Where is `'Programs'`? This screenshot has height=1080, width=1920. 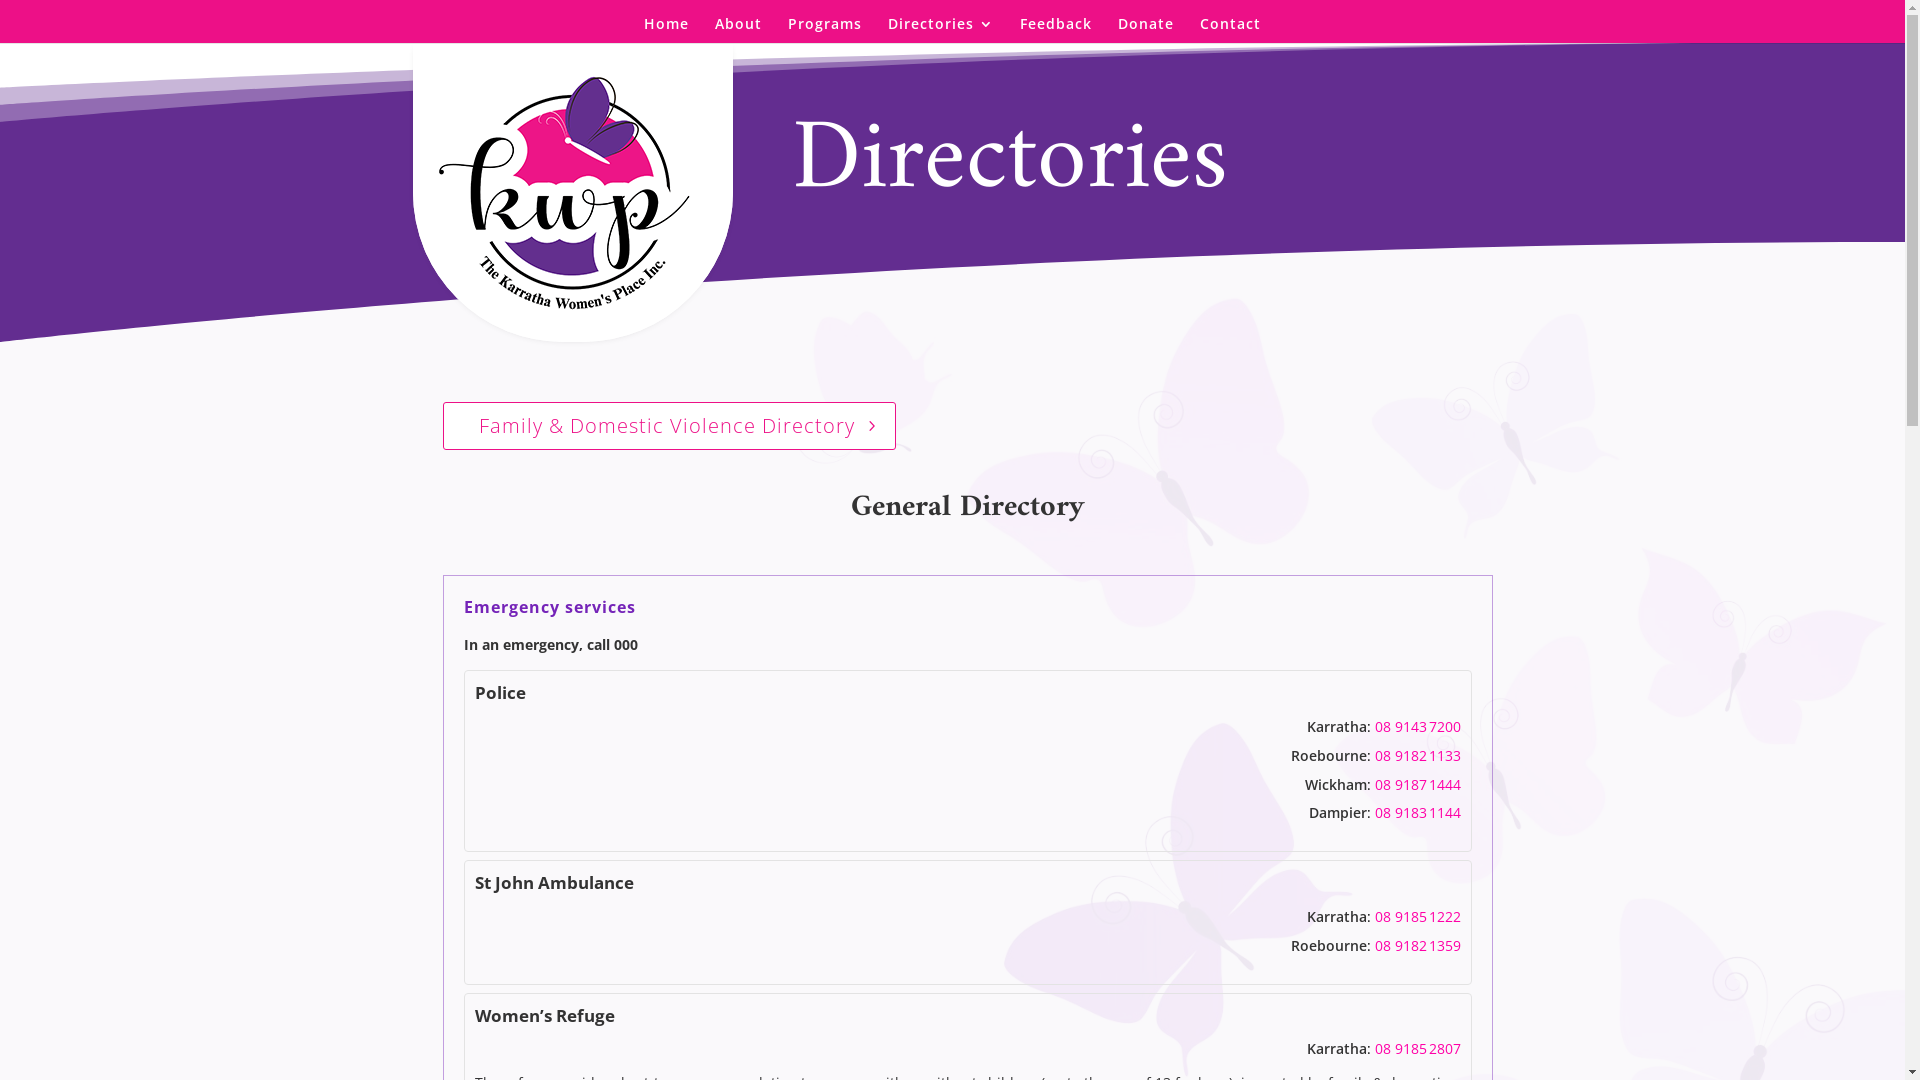
'Programs' is located at coordinates (825, 30).